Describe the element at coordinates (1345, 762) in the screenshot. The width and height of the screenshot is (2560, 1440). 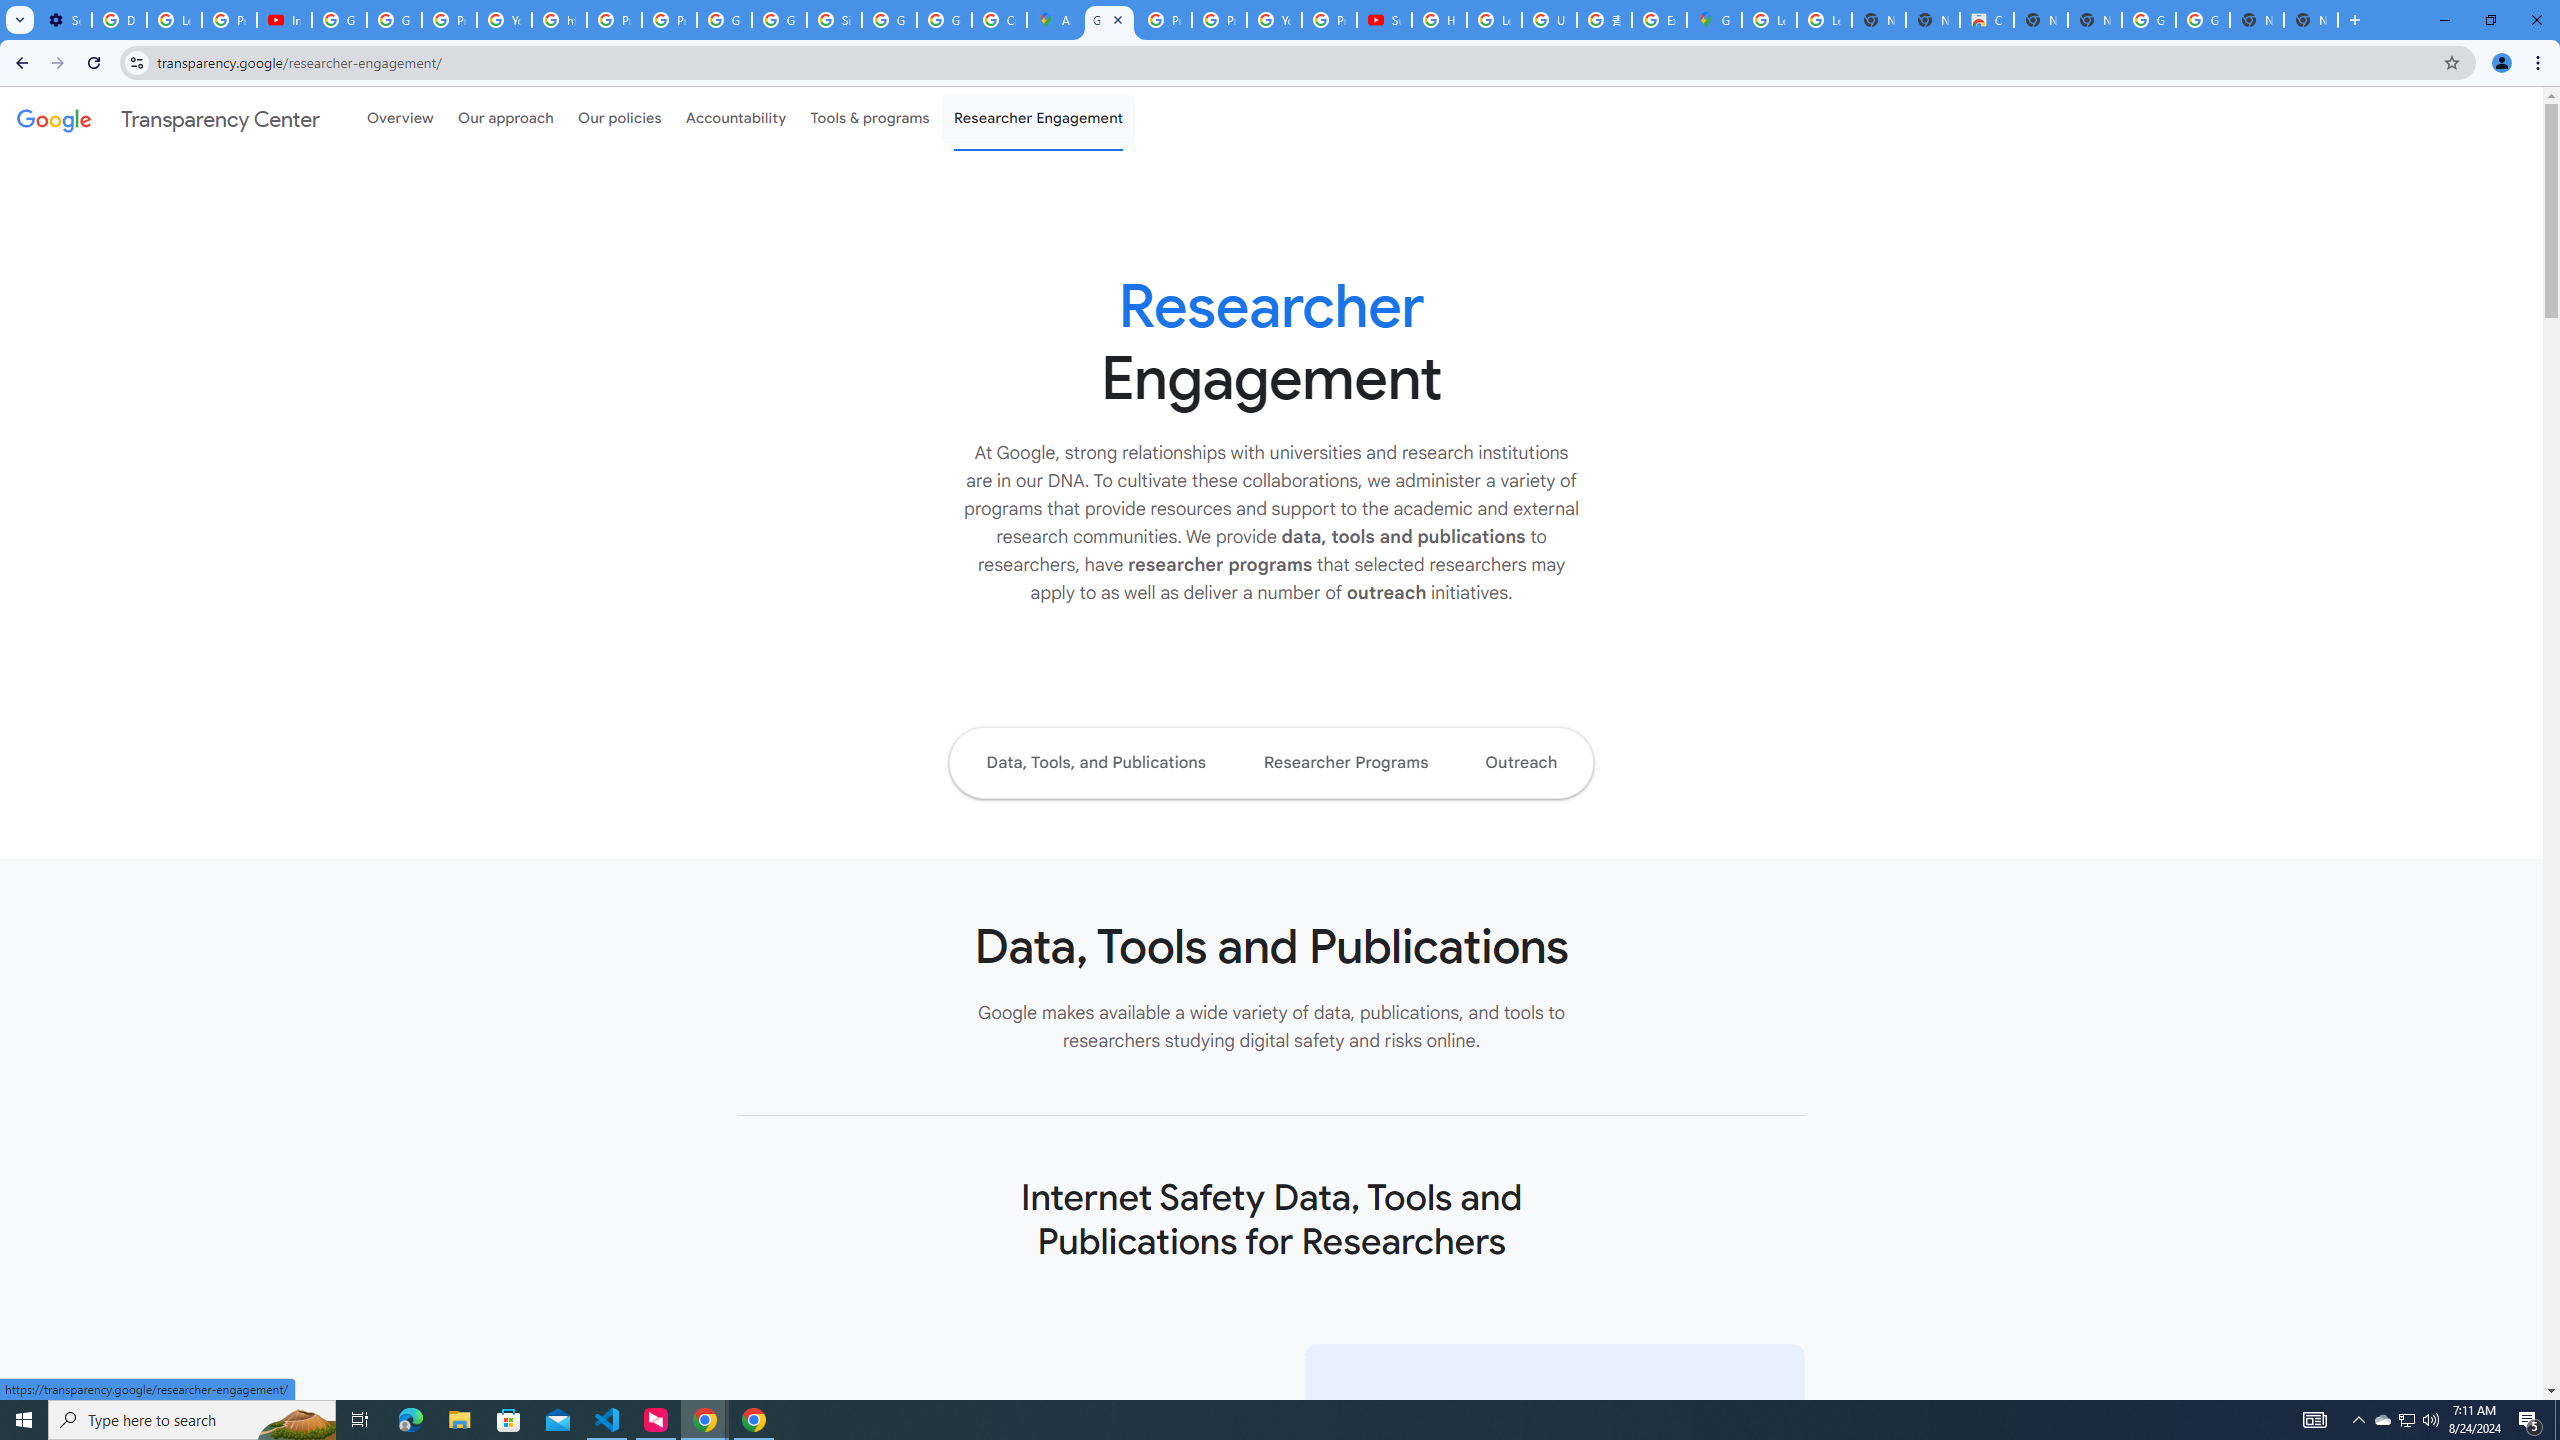
I see `'Researcher Programs'` at that location.